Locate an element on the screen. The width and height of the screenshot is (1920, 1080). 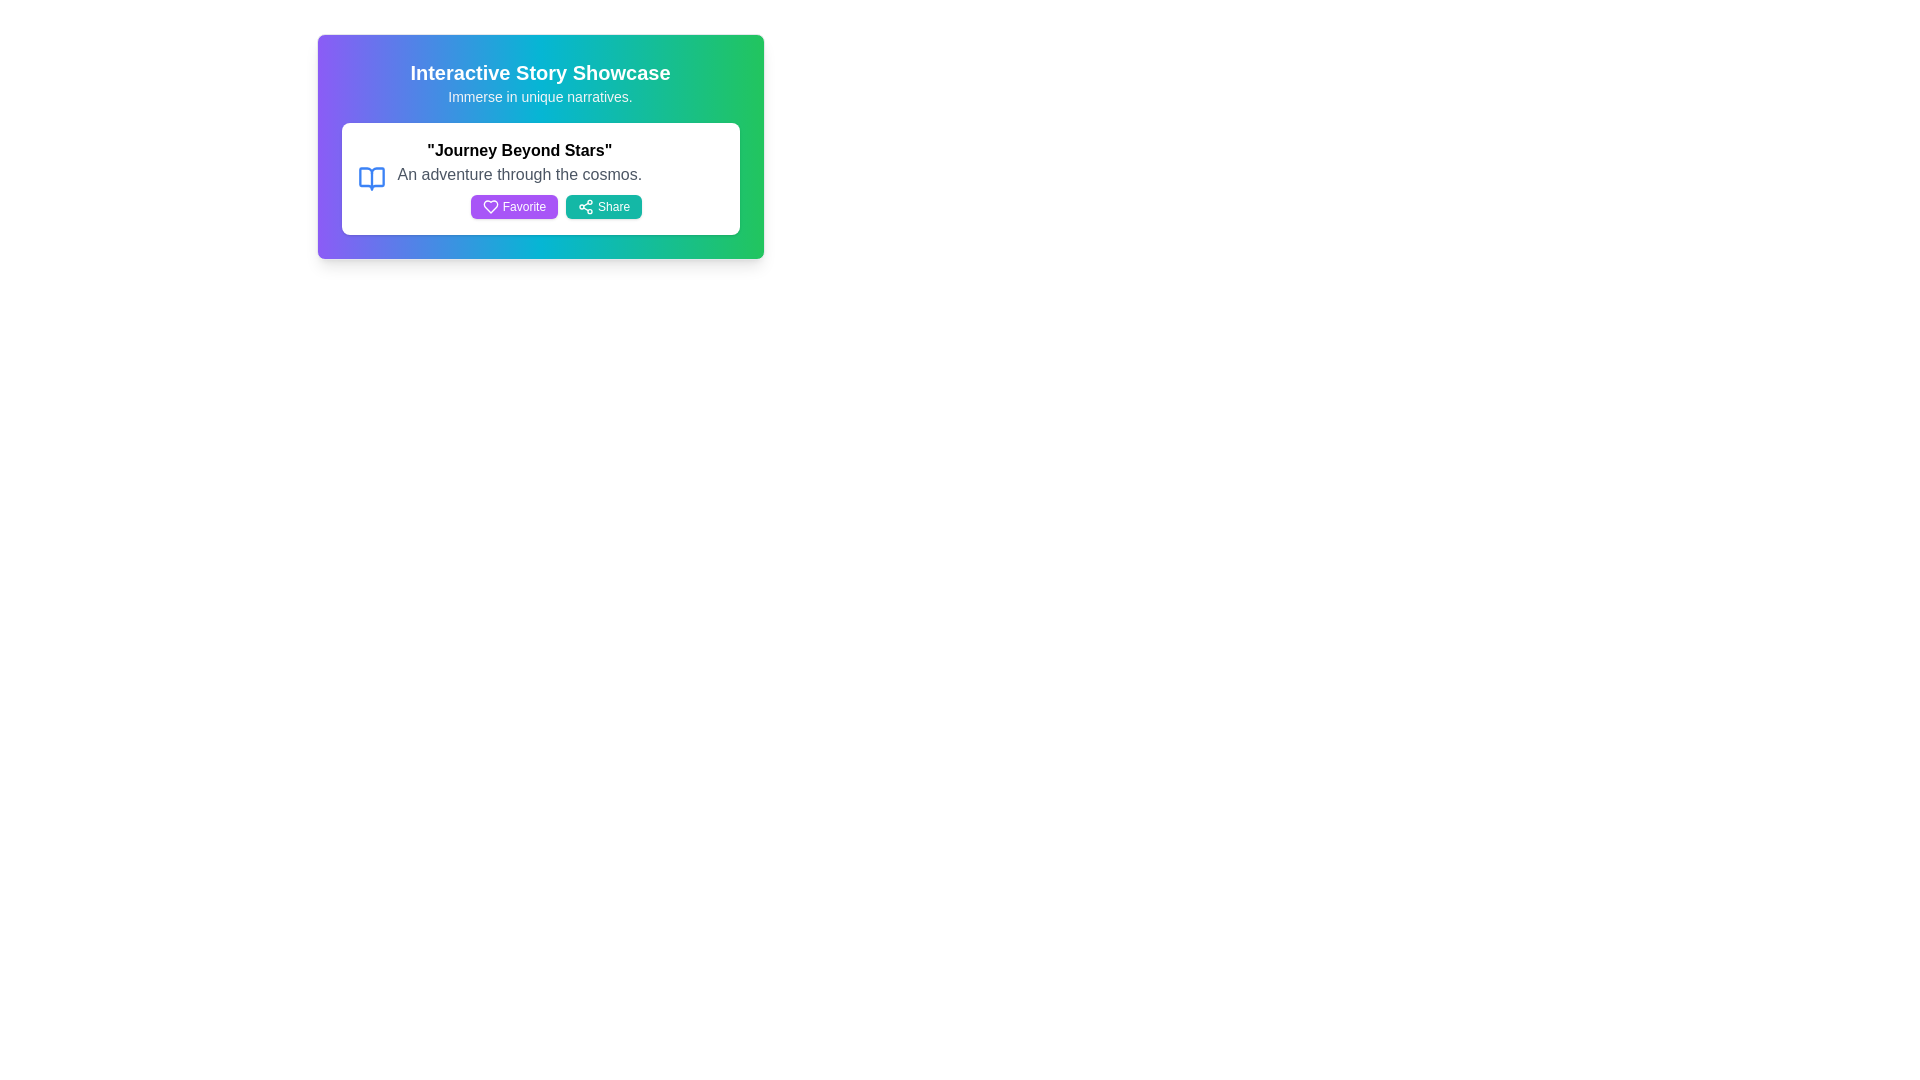
the button located immediately to the right of the line reading 'An adventure through the cosmos.' to mark or unmark the item as favorite is located at coordinates (519, 207).